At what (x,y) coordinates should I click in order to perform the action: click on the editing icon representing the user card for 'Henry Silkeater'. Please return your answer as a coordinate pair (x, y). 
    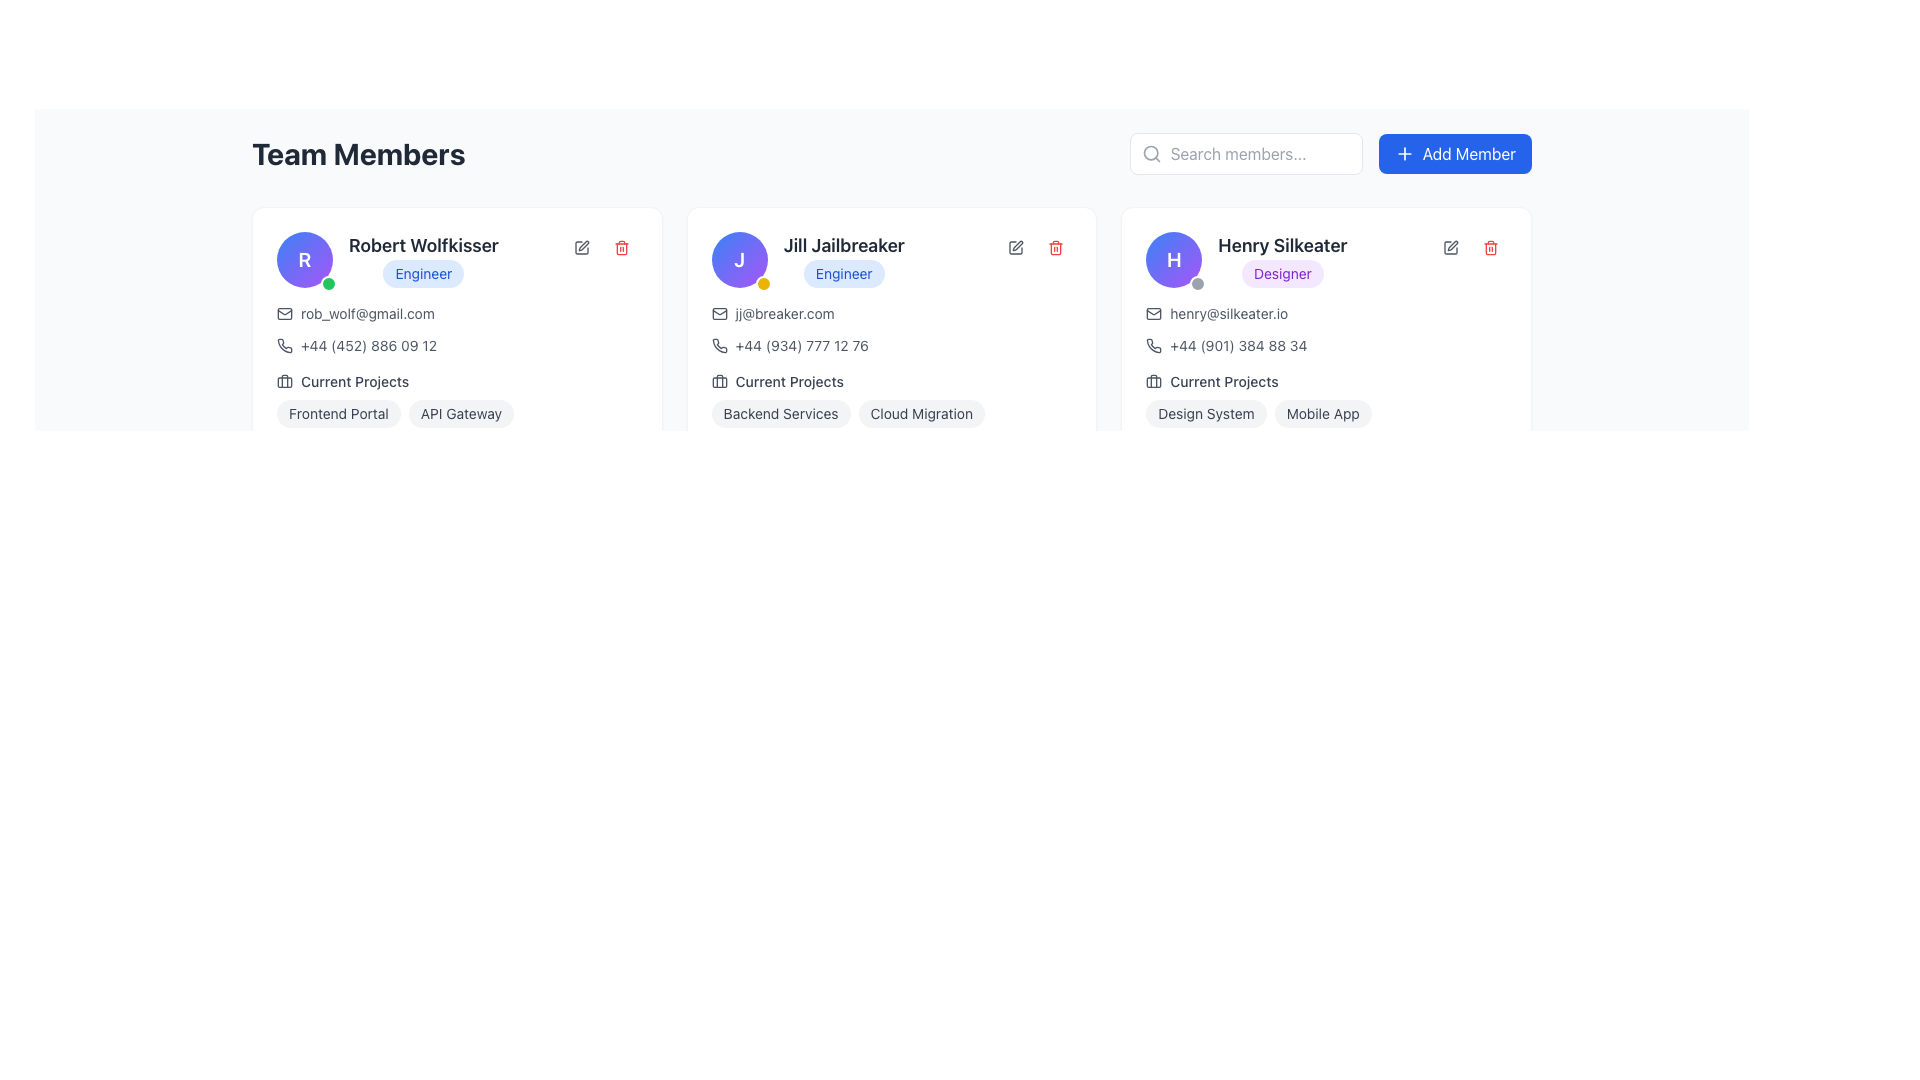
    Looking at the image, I should click on (1450, 246).